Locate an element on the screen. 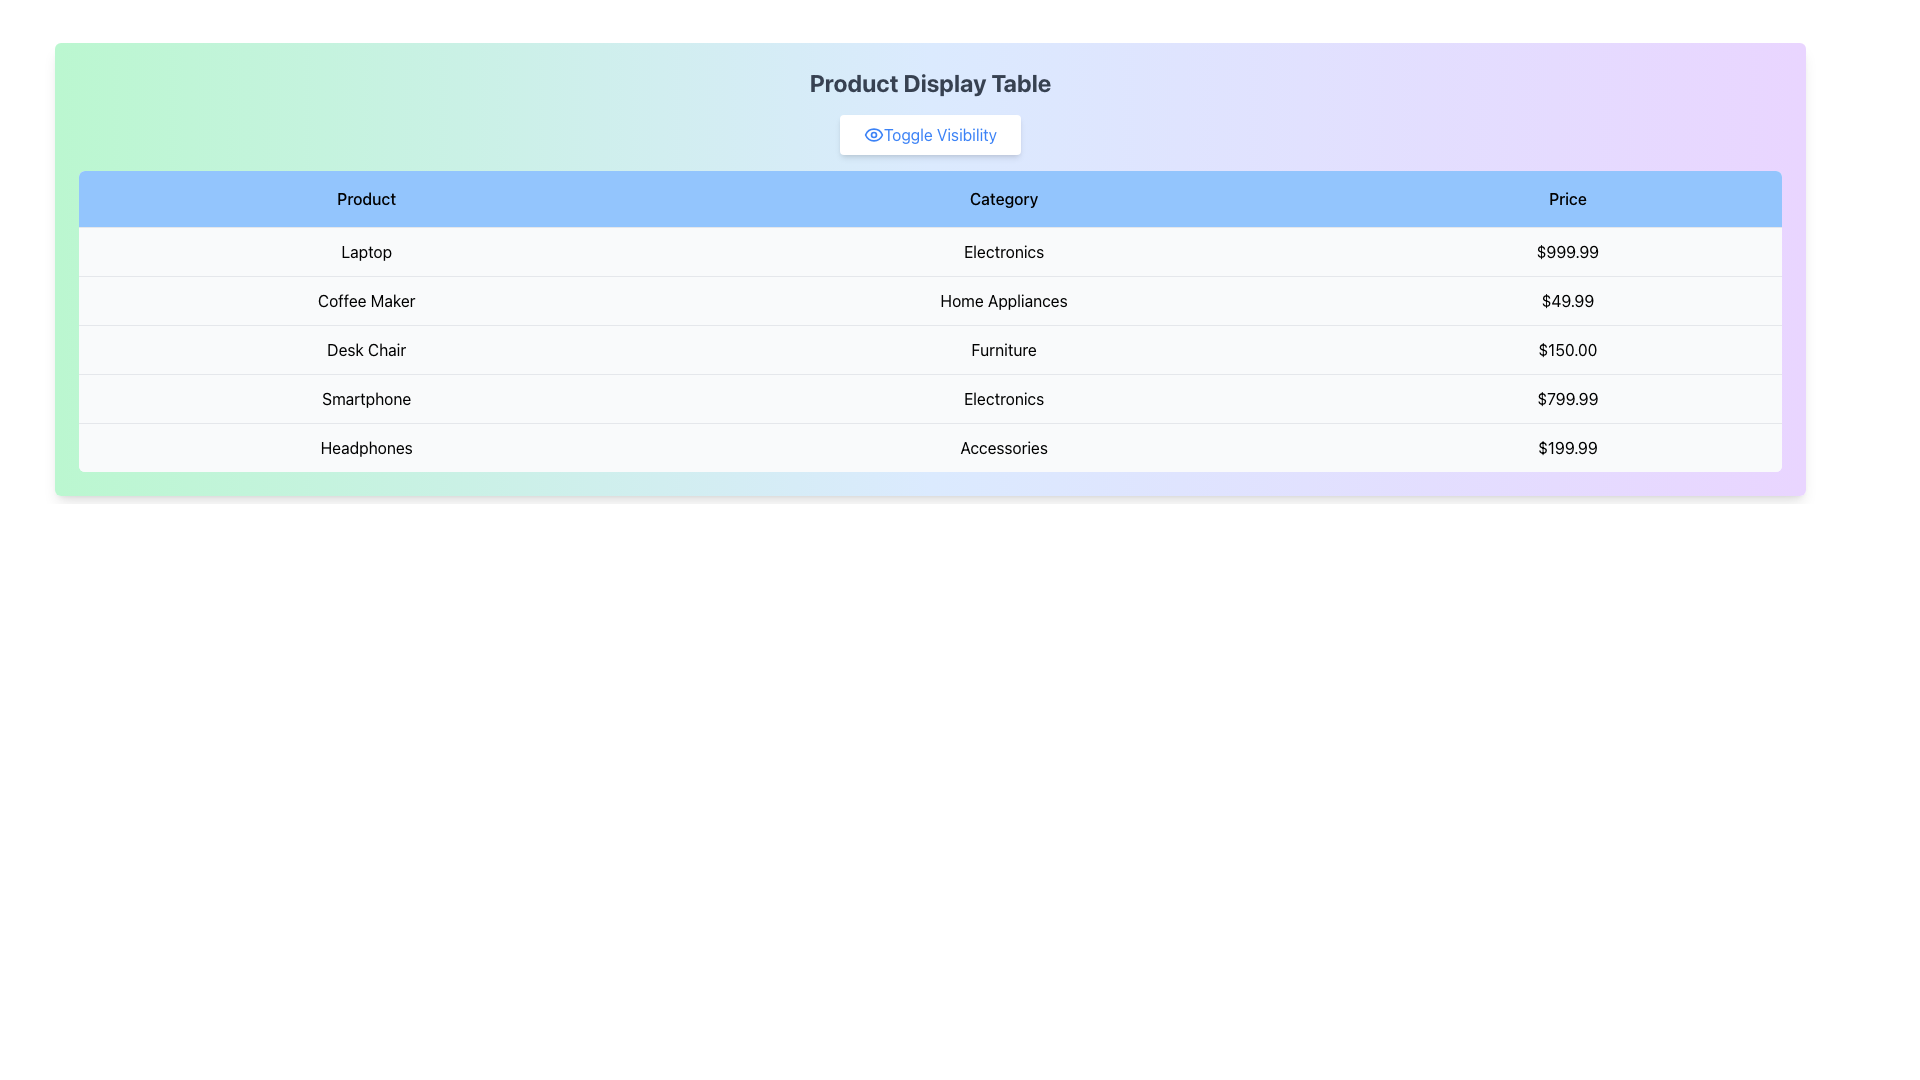 The height and width of the screenshot is (1080, 1920). the price text label of the product 'Smartphone' located in the fourth row of the table, adjacent to the 'Electronics' cell is located at coordinates (1566, 398).